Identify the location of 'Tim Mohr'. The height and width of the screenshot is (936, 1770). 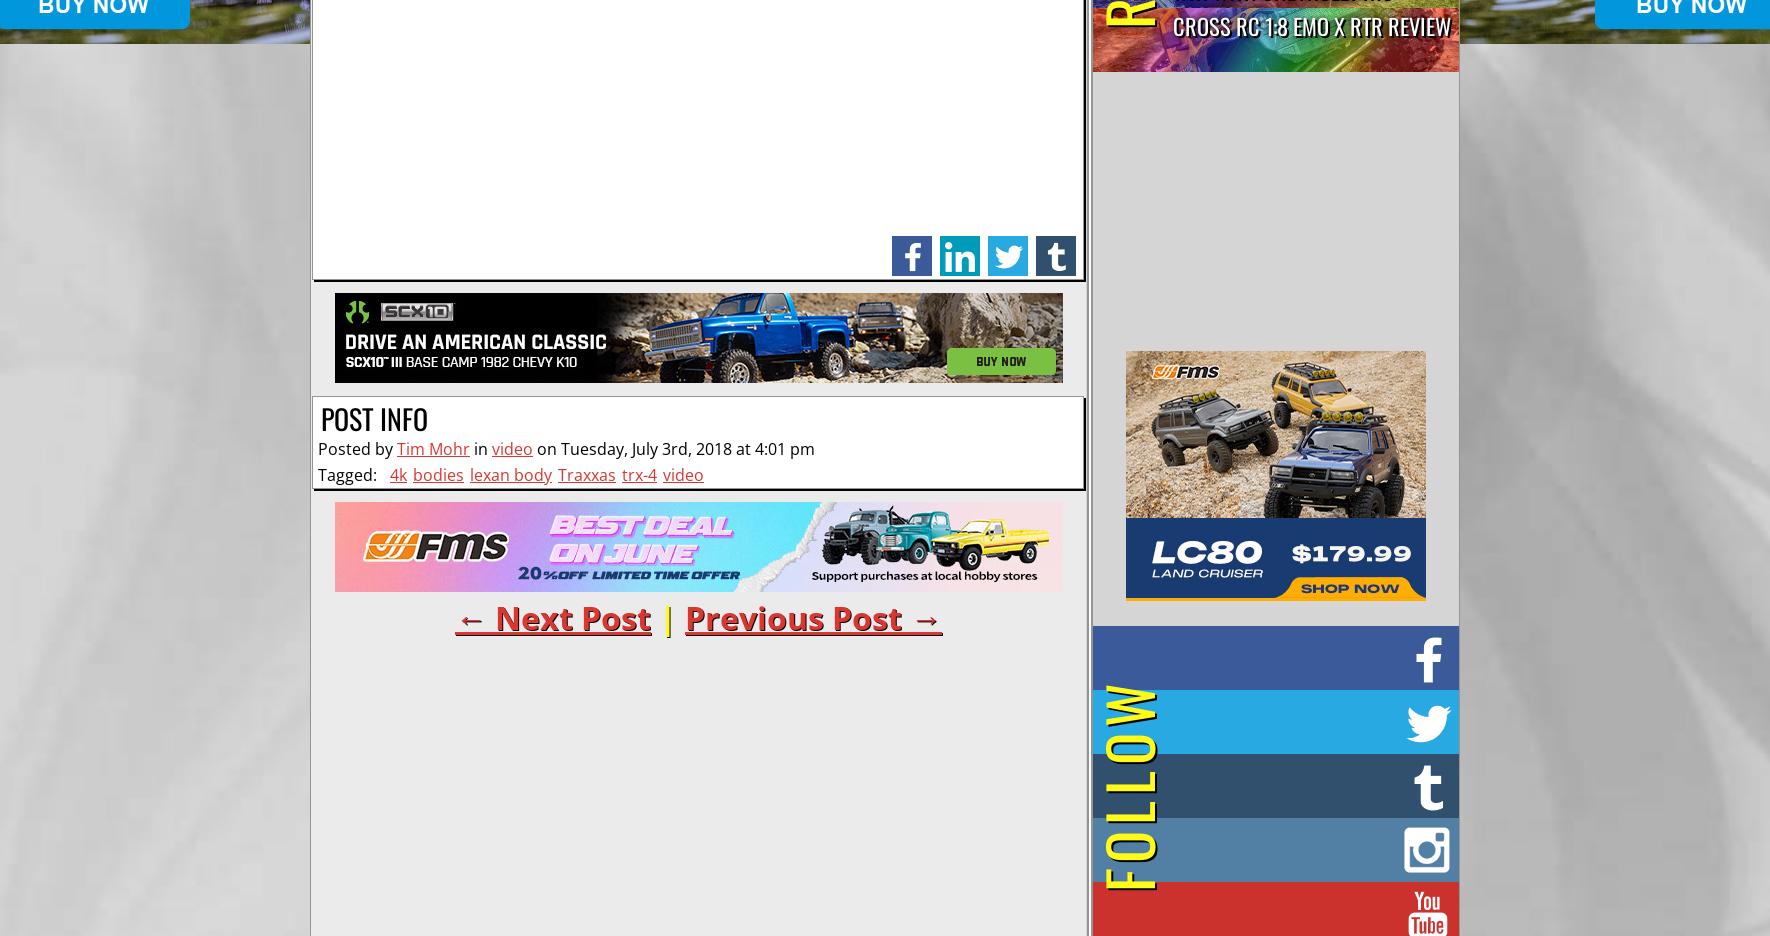
(396, 448).